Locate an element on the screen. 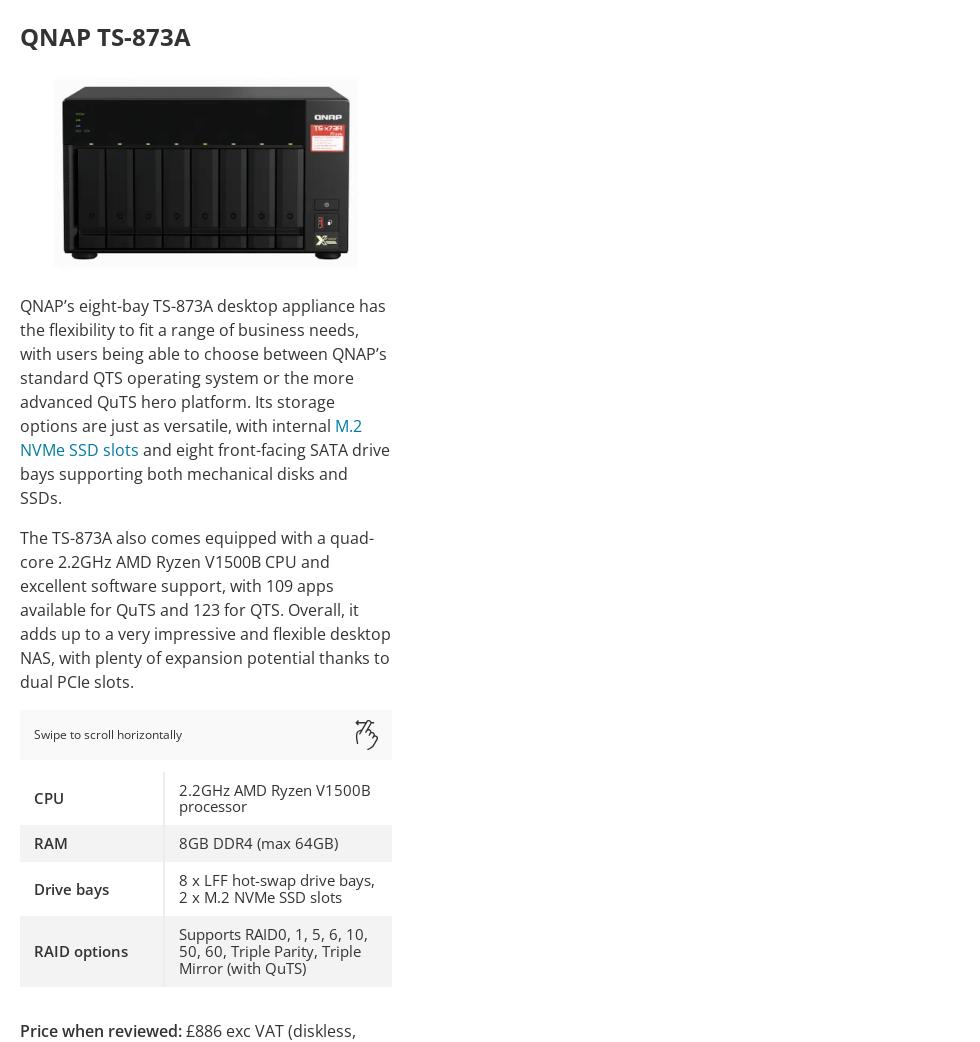 This screenshot has height=1042, width=980. '2.2GHz AMD Ryzen V1500B processor' is located at coordinates (274, 797).